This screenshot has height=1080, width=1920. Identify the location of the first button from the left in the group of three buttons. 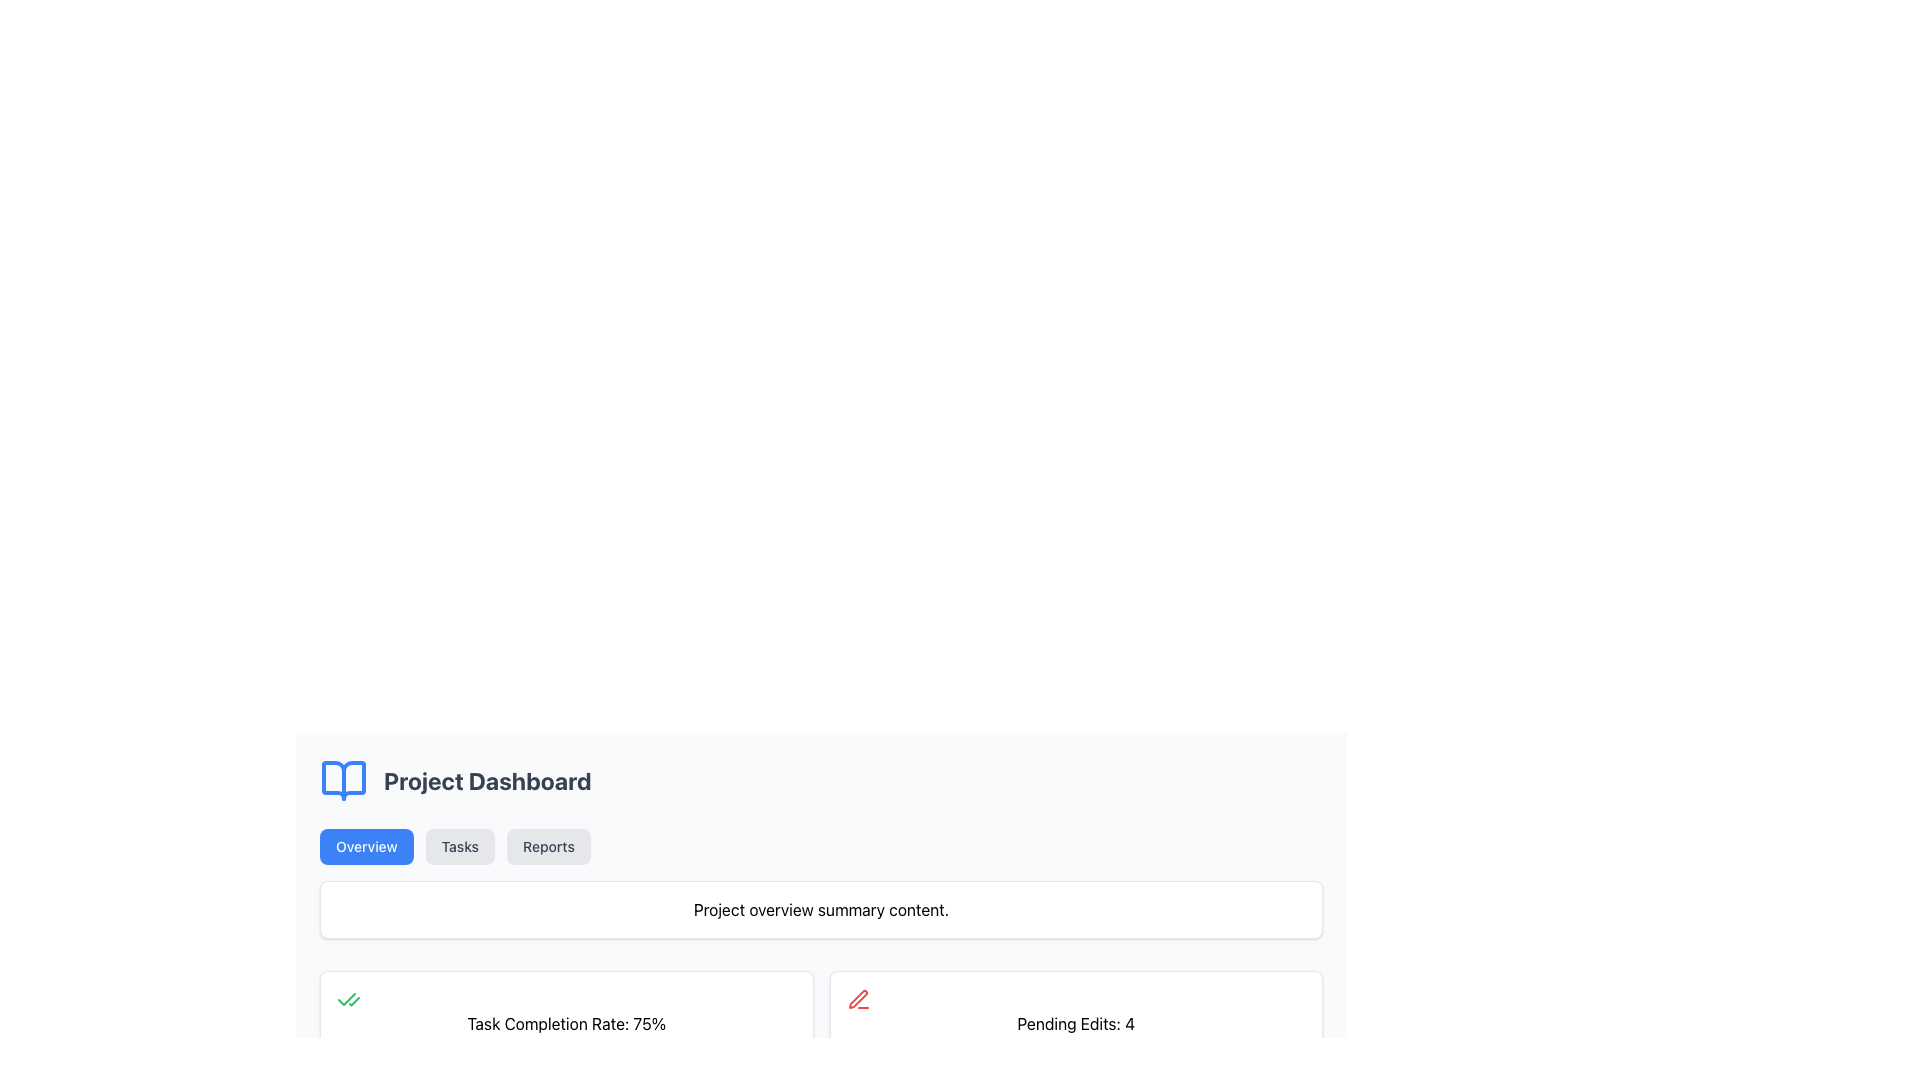
(366, 847).